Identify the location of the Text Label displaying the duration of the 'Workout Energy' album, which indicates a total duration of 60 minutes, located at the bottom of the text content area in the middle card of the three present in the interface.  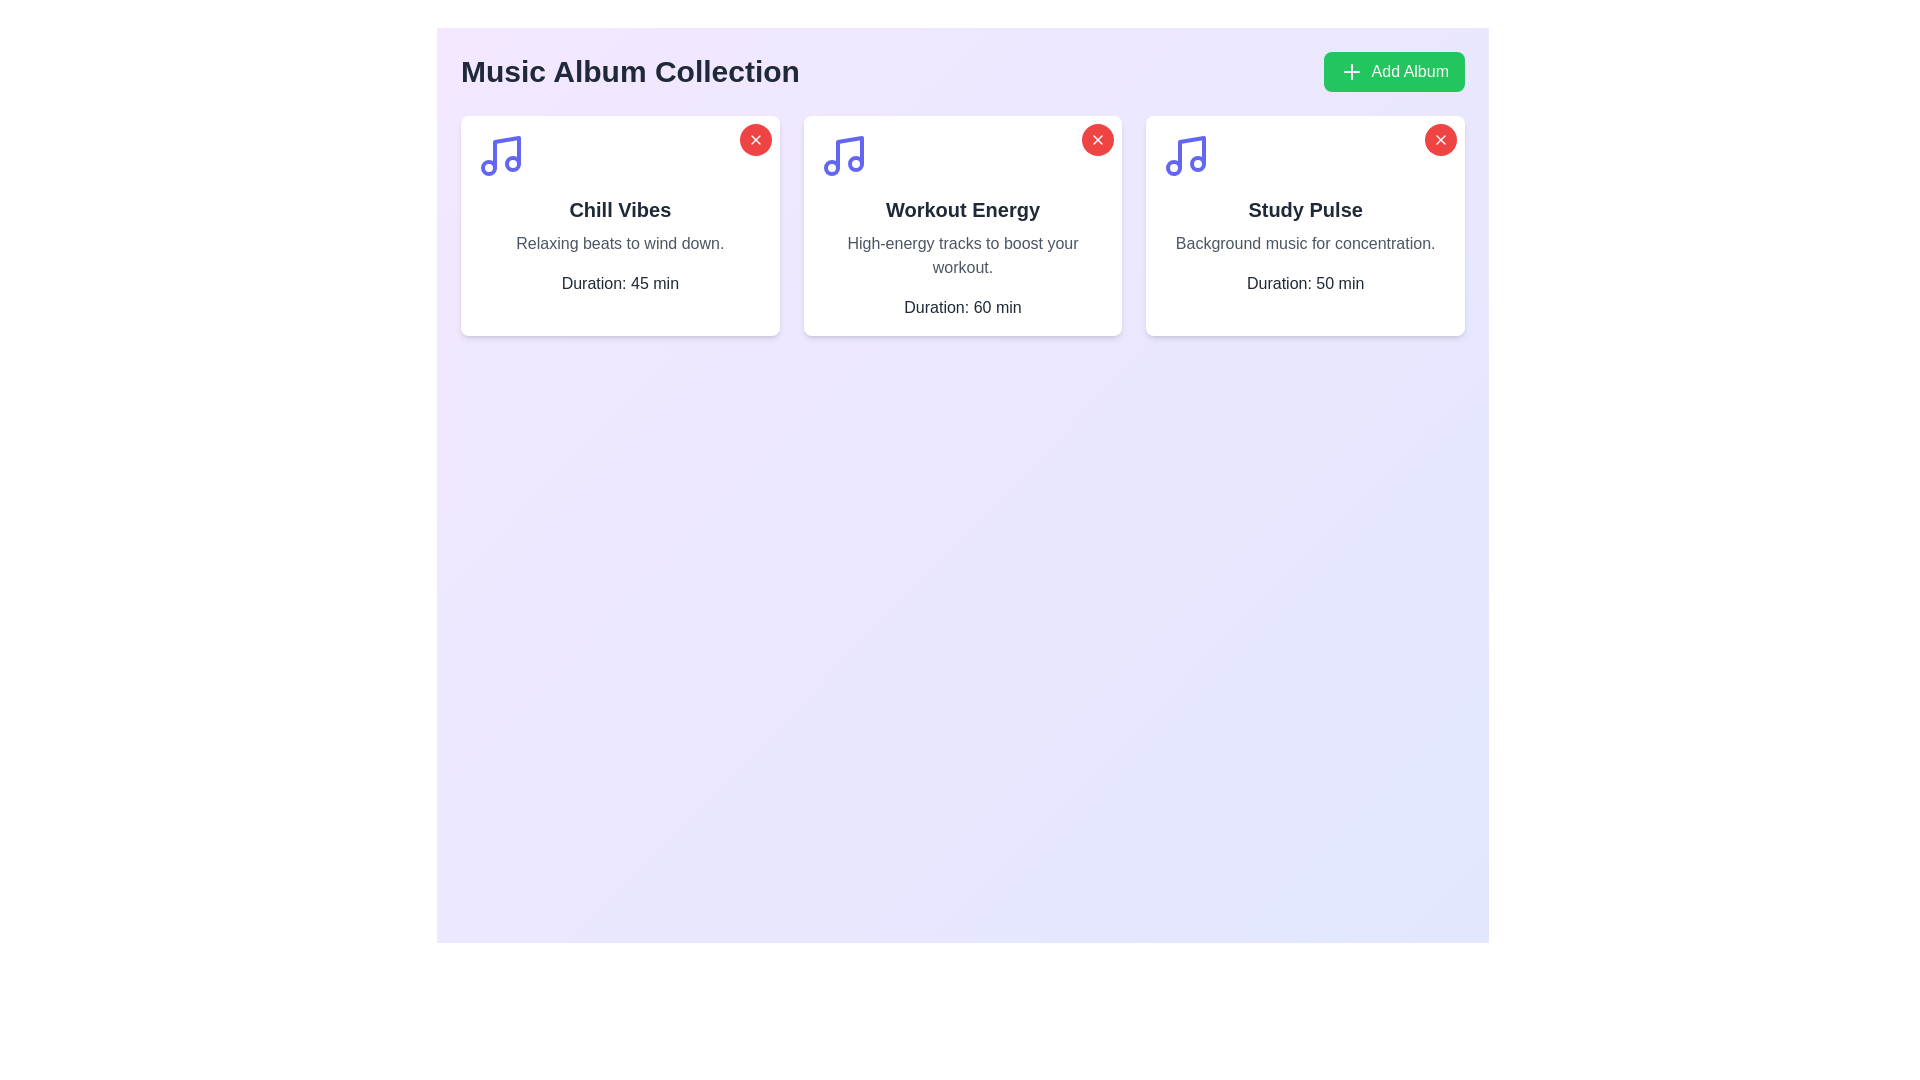
(963, 308).